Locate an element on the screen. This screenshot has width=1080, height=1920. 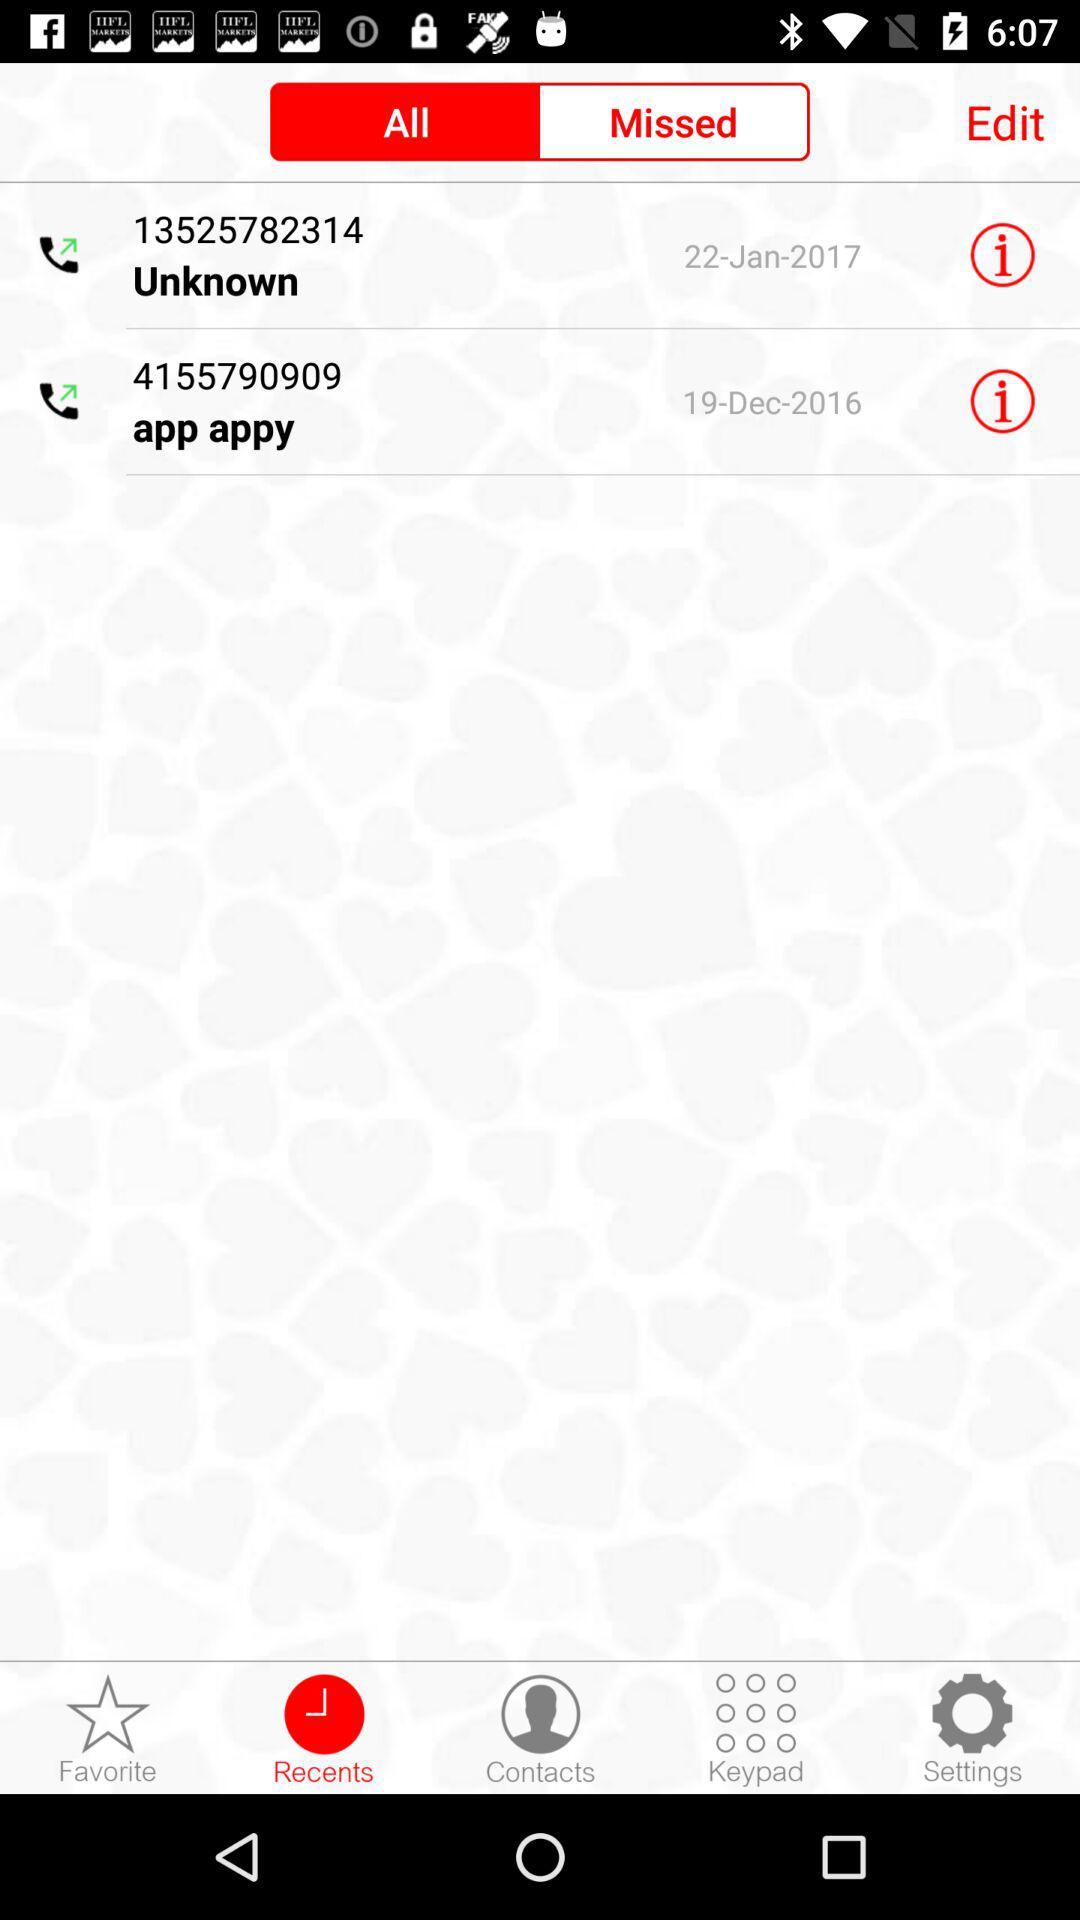
the star icon is located at coordinates (108, 1728).